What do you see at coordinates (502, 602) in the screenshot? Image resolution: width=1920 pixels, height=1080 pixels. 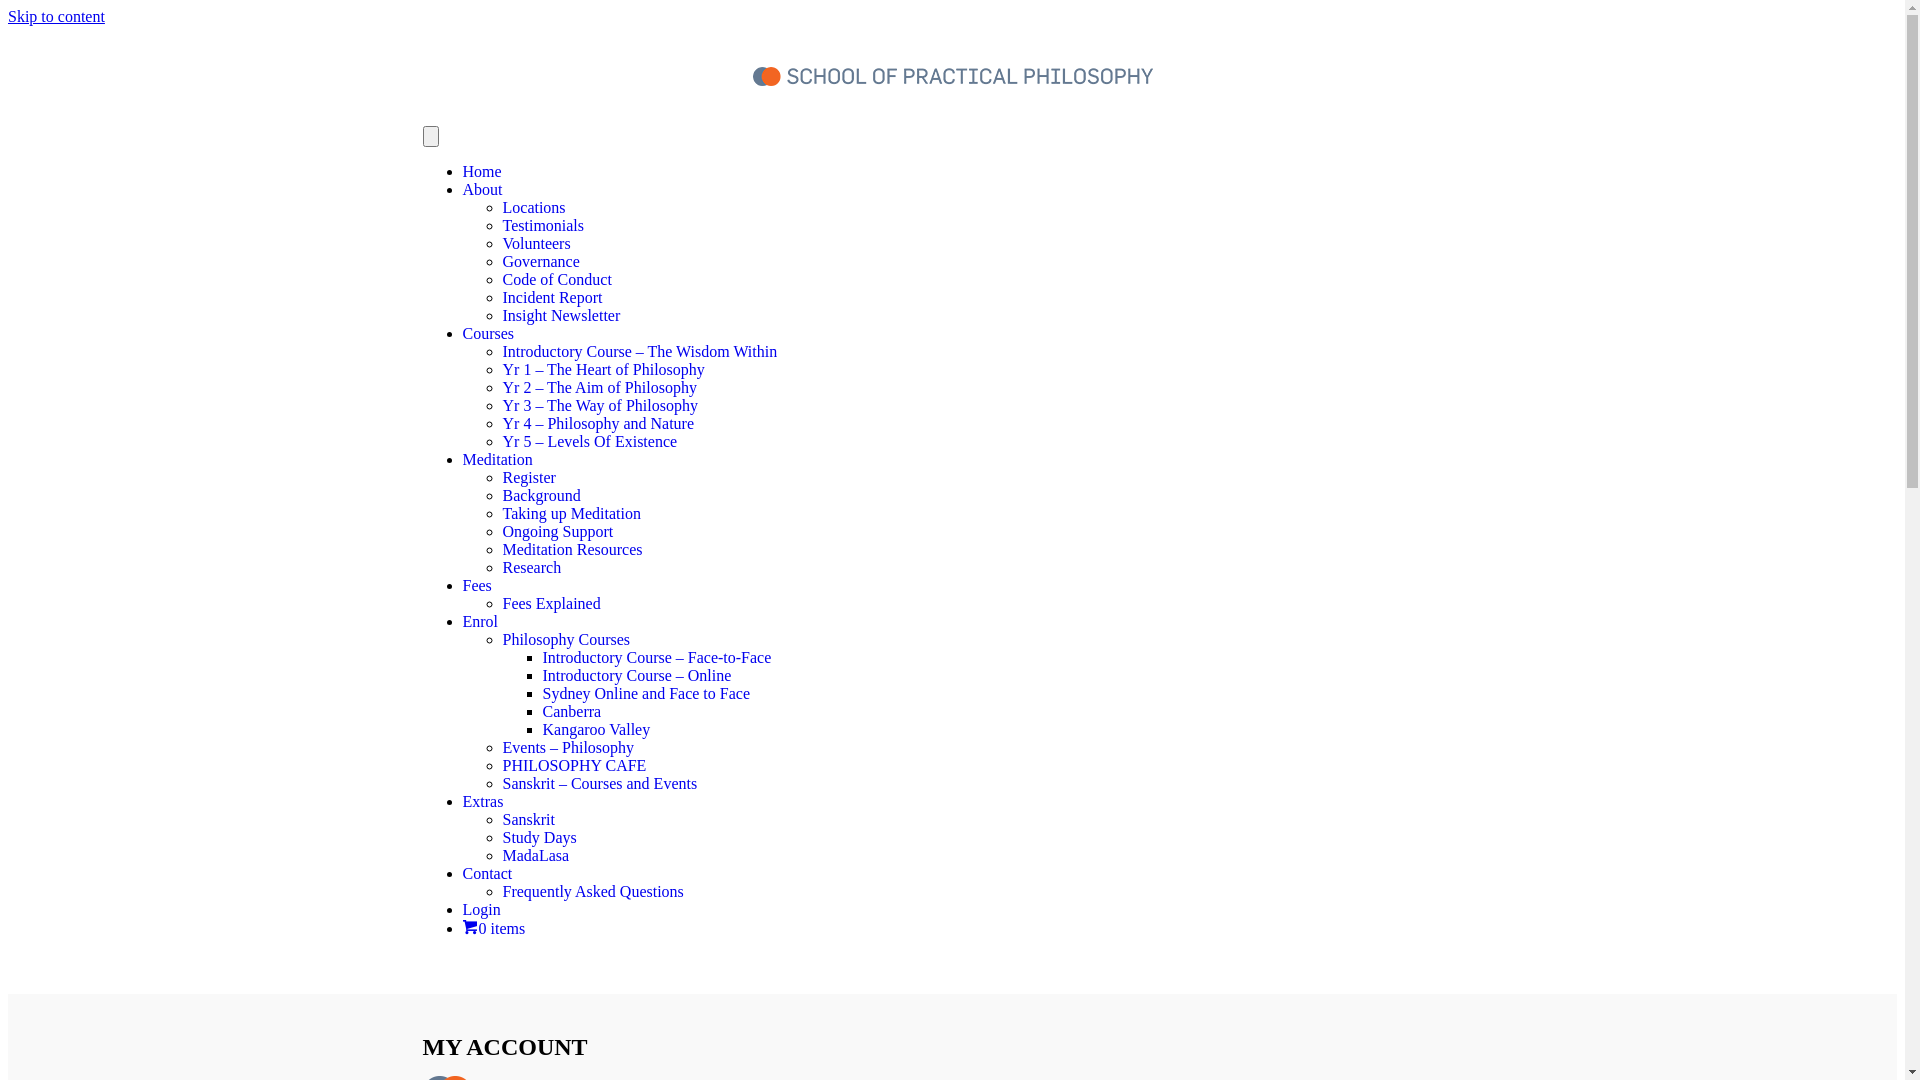 I see `'Fees Explained'` at bounding box center [502, 602].